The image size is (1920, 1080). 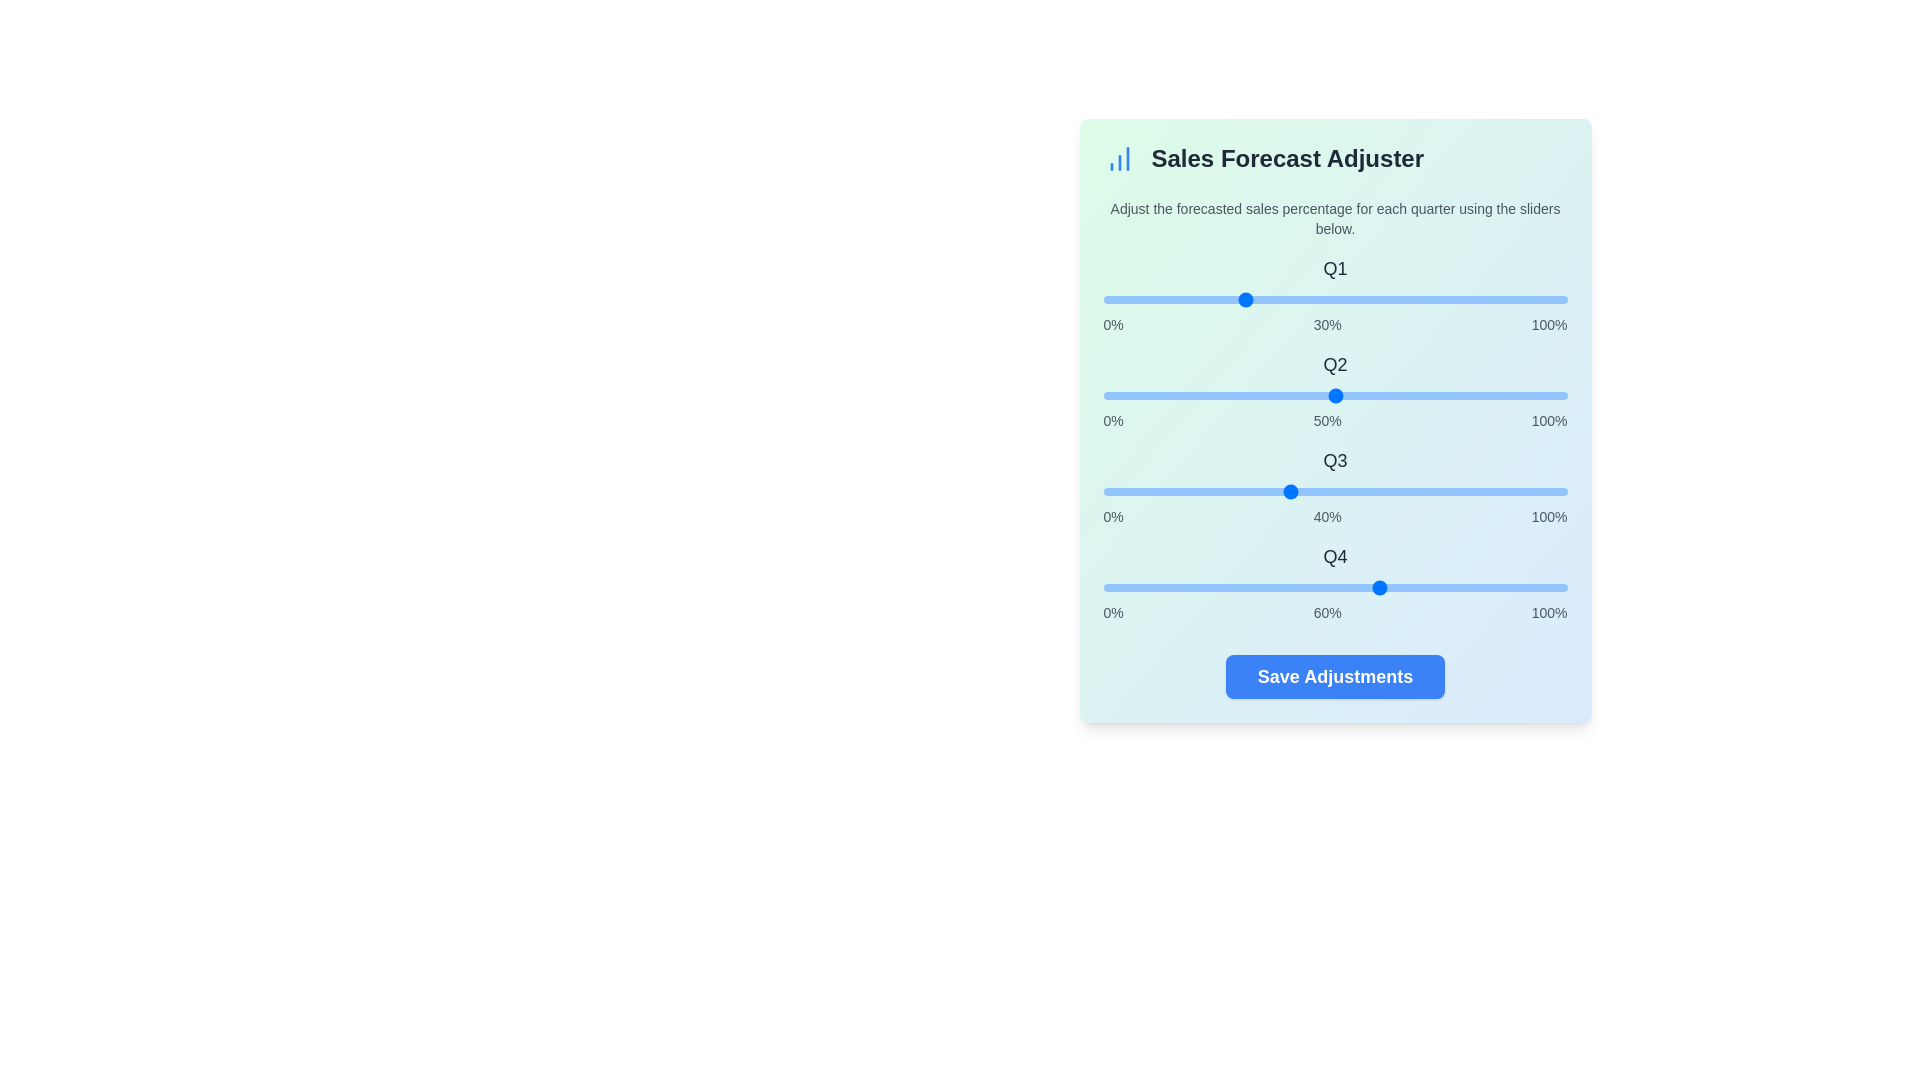 What do you see at coordinates (1534, 586) in the screenshot?
I see `the Q4 slider to 93%` at bounding box center [1534, 586].